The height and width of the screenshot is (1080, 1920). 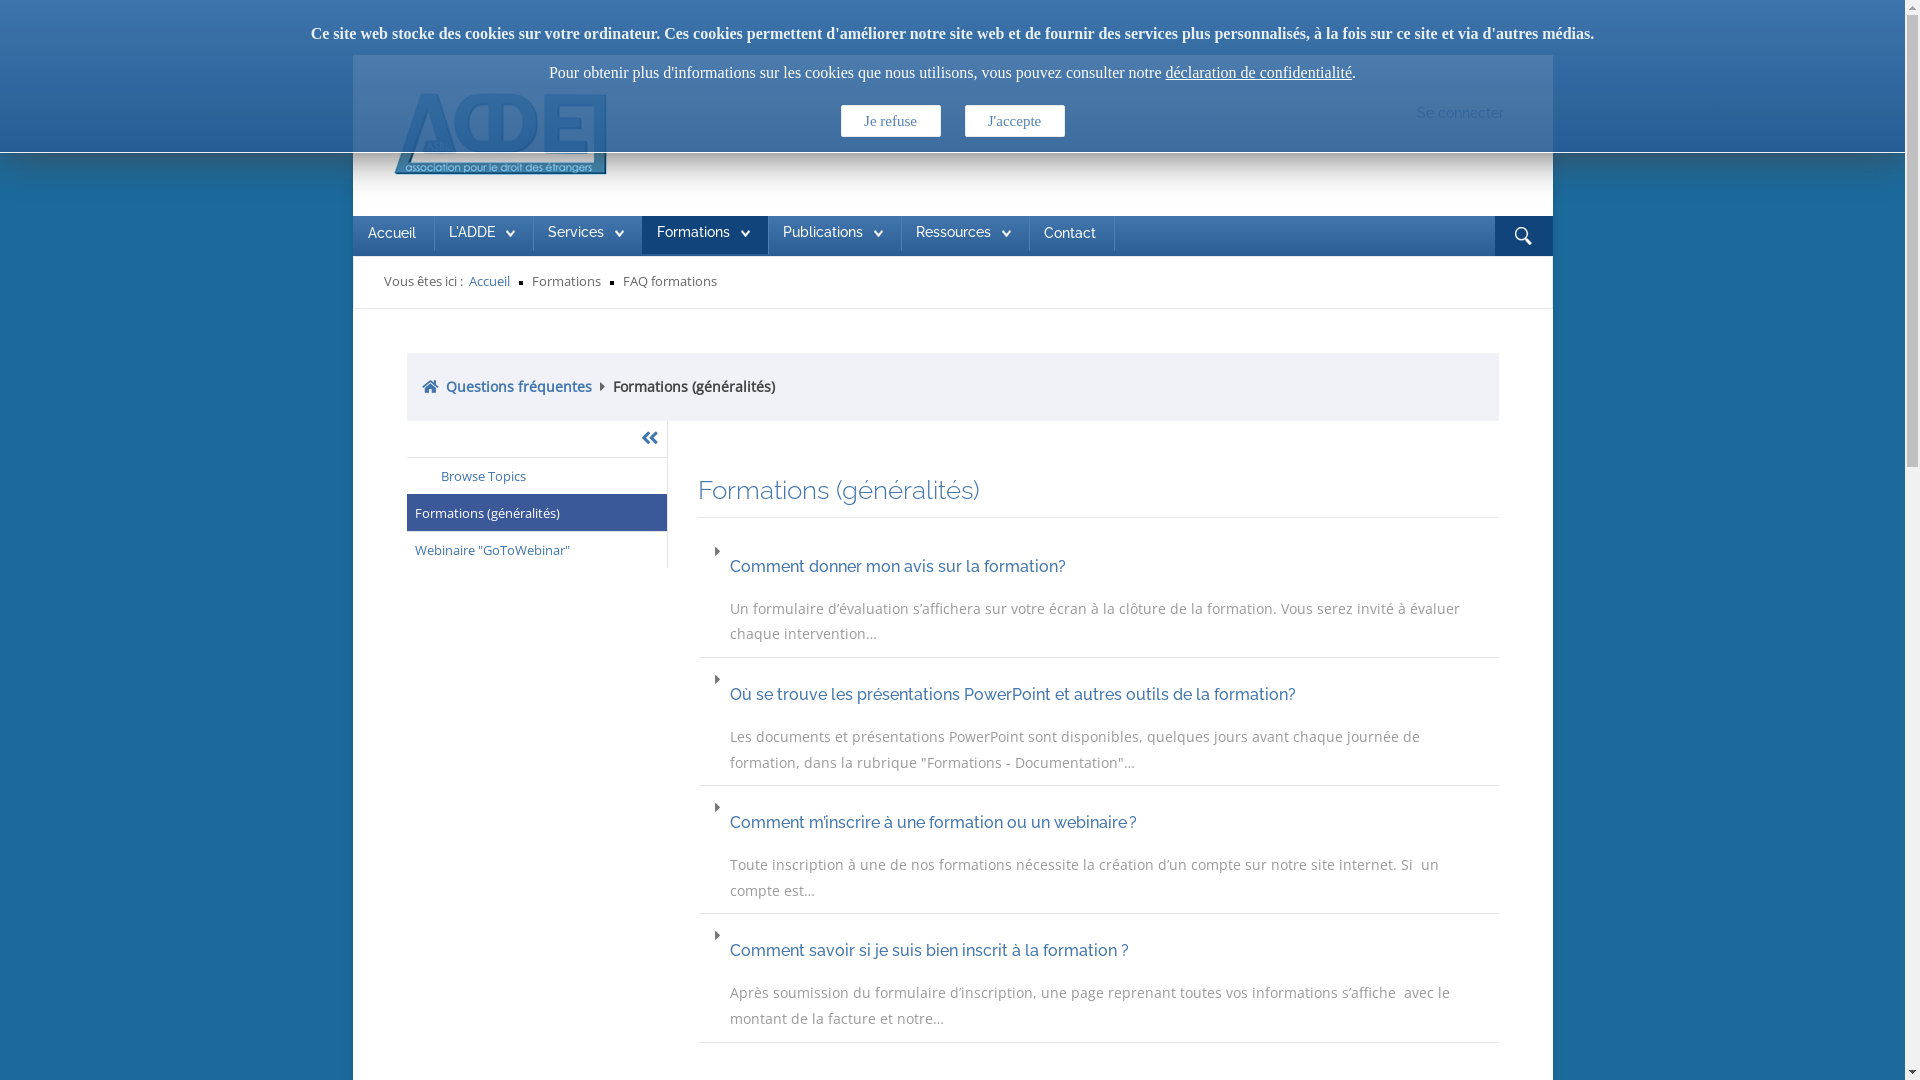 What do you see at coordinates (1069, 231) in the screenshot?
I see `'Contact'` at bounding box center [1069, 231].